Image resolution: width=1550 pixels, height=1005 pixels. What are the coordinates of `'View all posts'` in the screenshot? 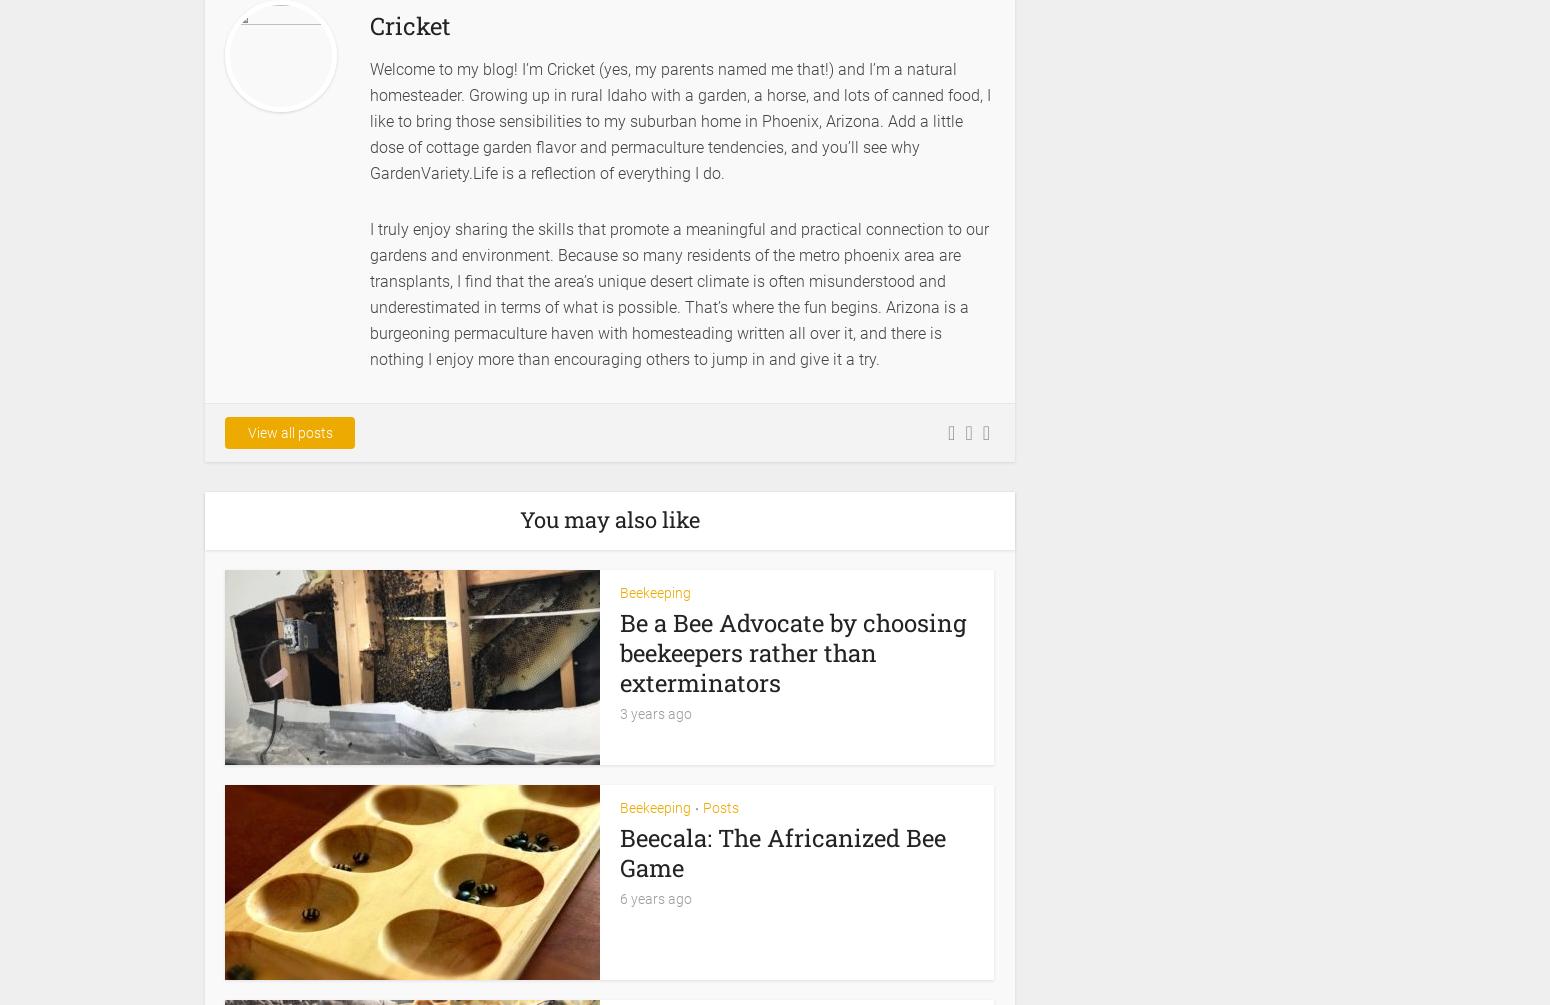 It's located at (289, 432).